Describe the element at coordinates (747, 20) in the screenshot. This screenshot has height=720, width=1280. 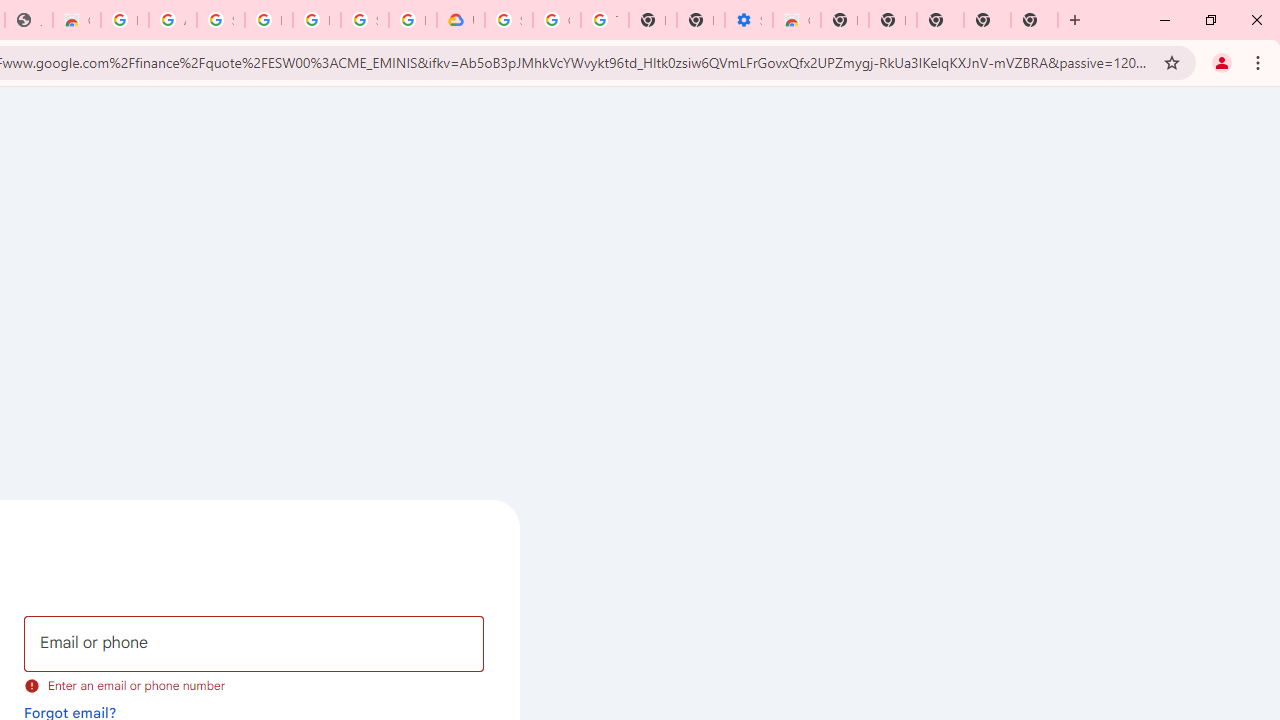
I see `'Settings - Accessibility'` at that location.